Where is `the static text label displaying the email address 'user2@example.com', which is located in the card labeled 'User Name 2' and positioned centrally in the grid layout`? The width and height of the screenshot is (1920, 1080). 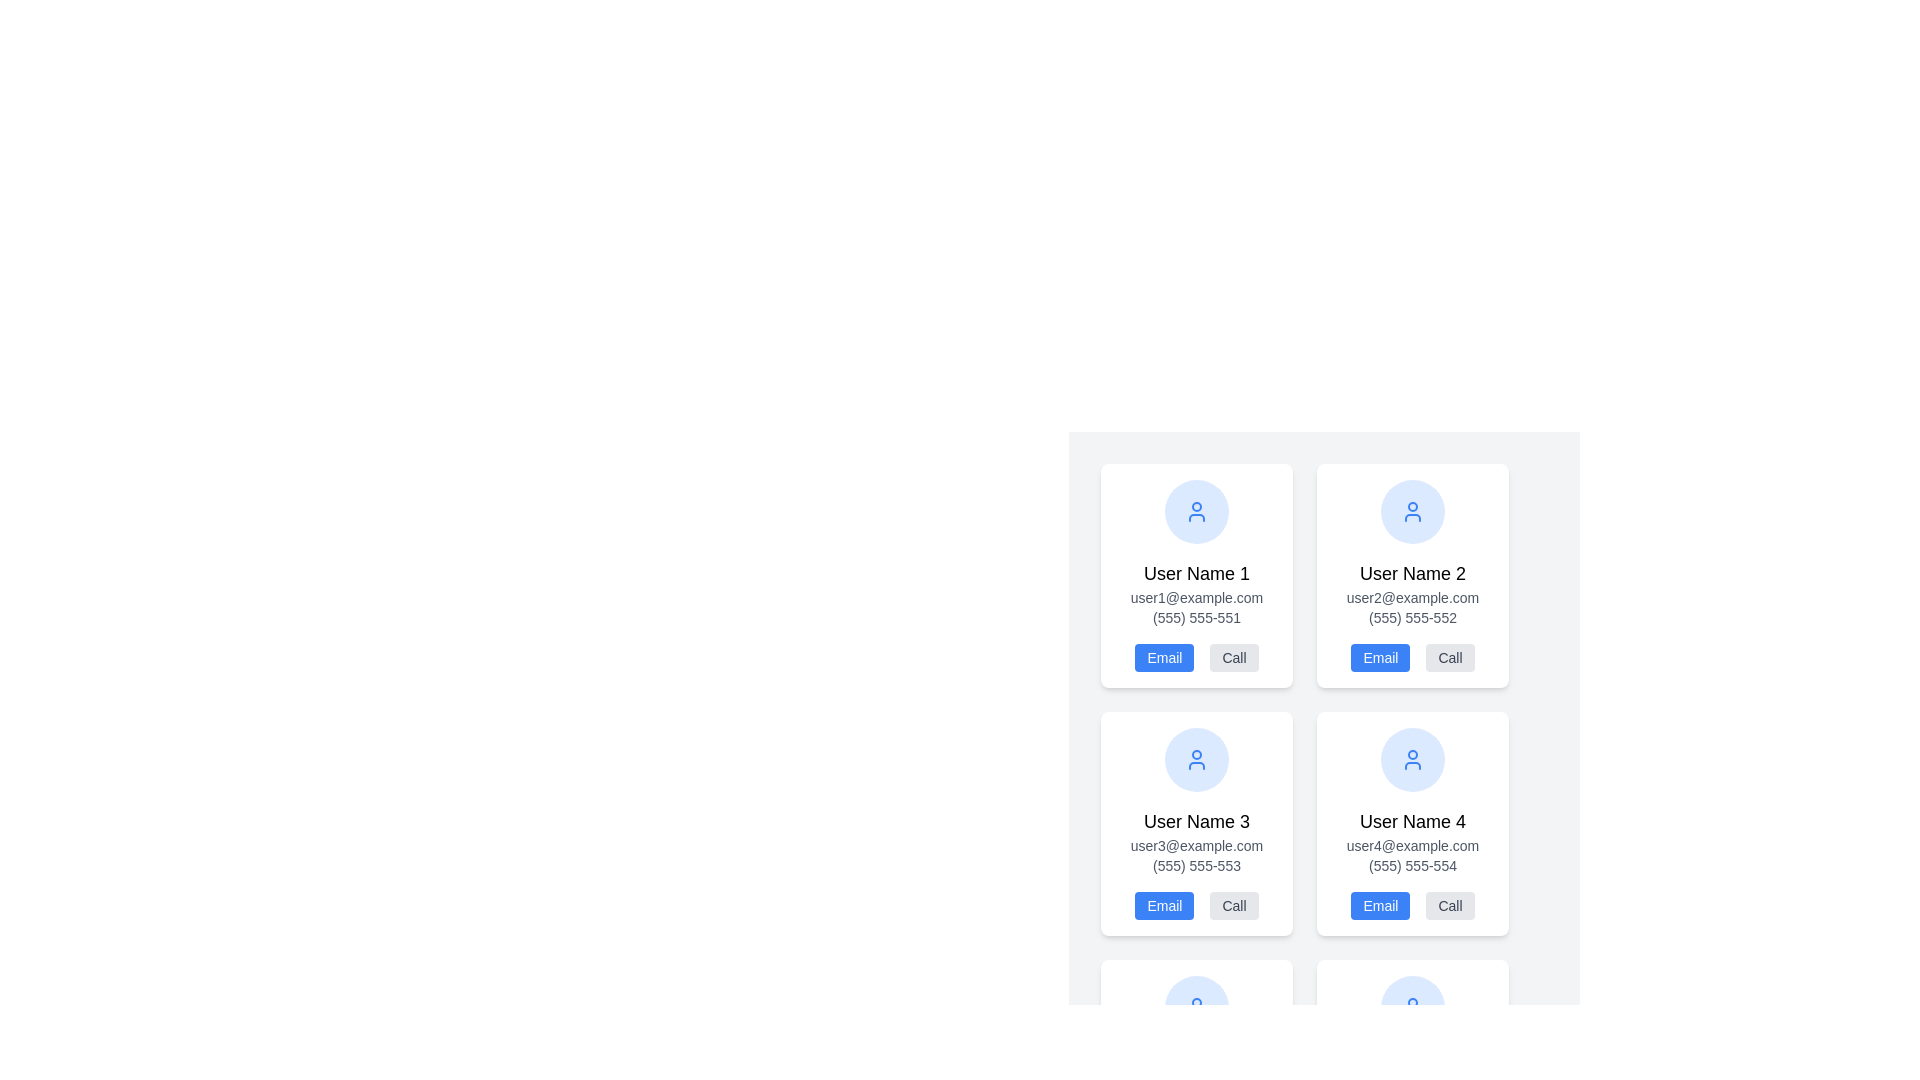
the static text label displaying the email address 'user2@example.com', which is located in the card labeled 'User Name 2' and positioned centrally in the grid layout is located at coordinates (1411, 596).